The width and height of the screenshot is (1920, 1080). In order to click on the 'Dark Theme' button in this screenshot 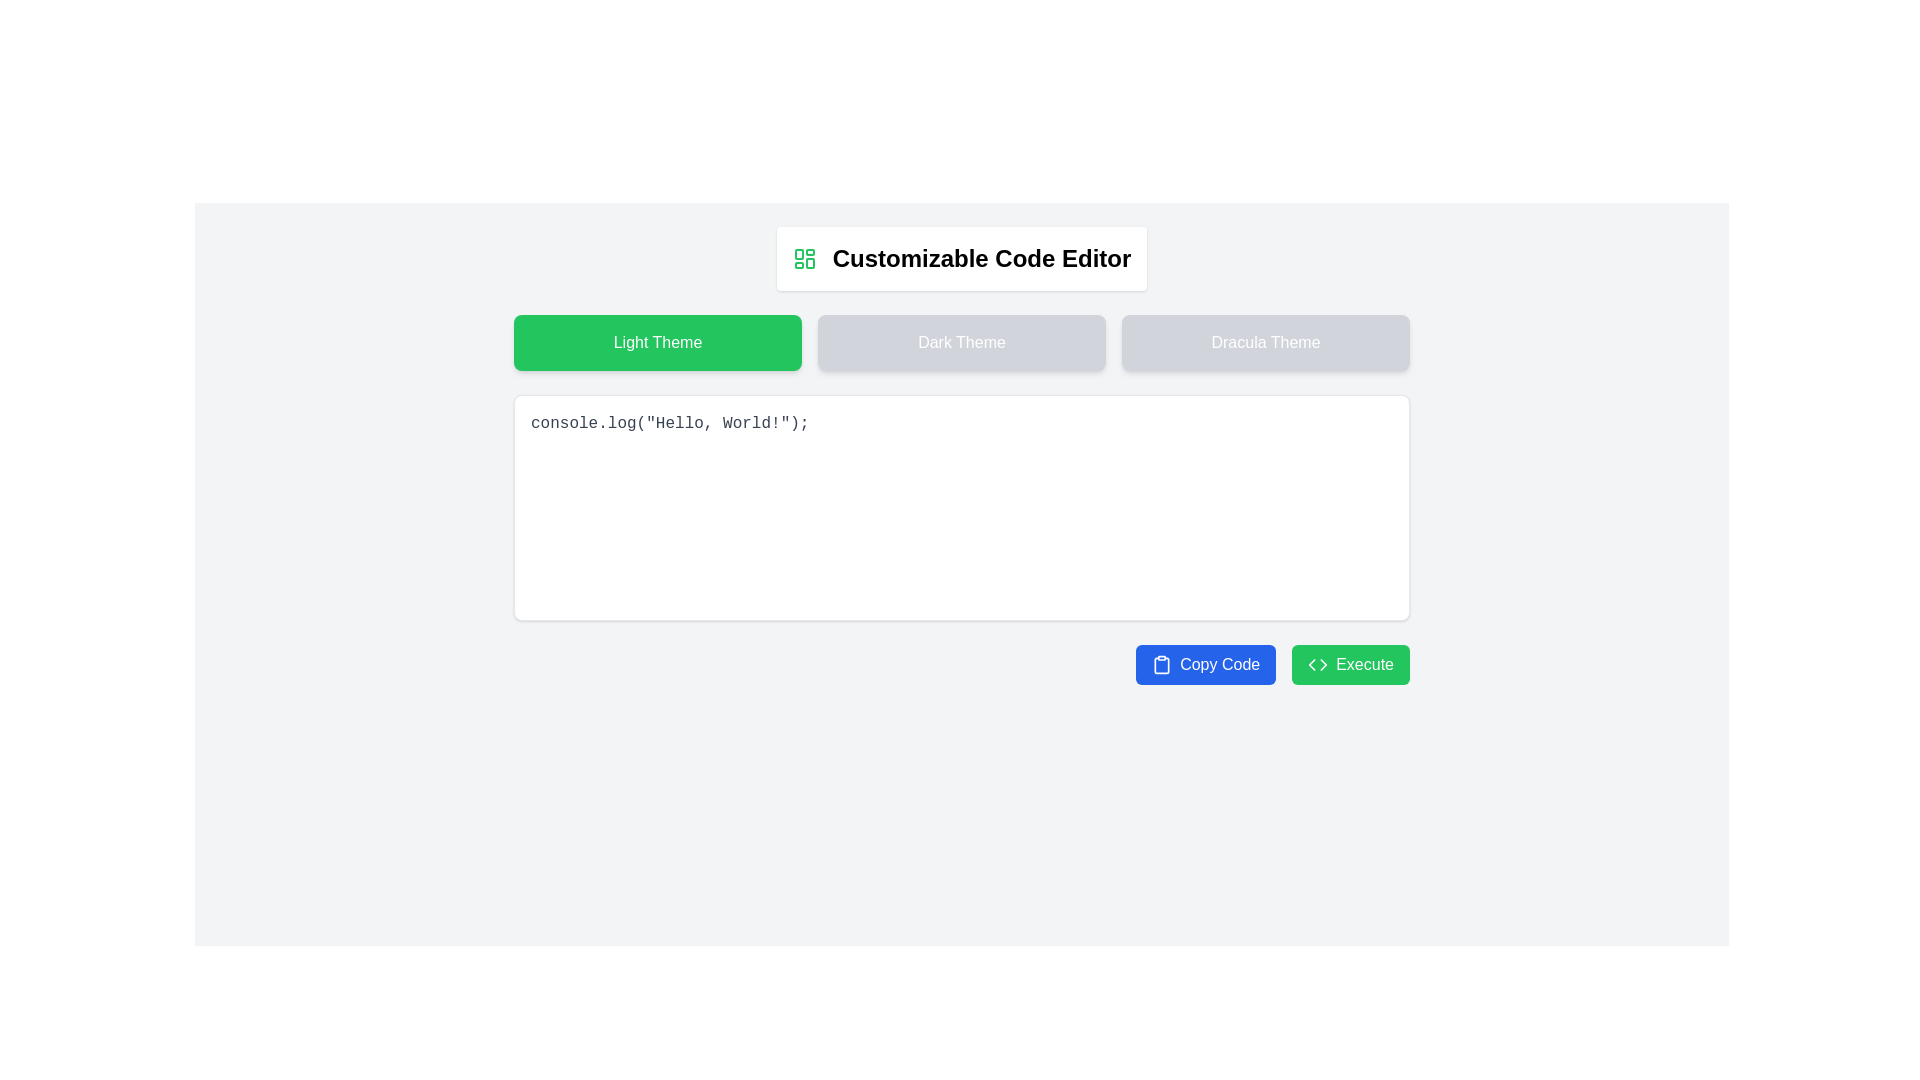, I will do `click(961, 342)`.